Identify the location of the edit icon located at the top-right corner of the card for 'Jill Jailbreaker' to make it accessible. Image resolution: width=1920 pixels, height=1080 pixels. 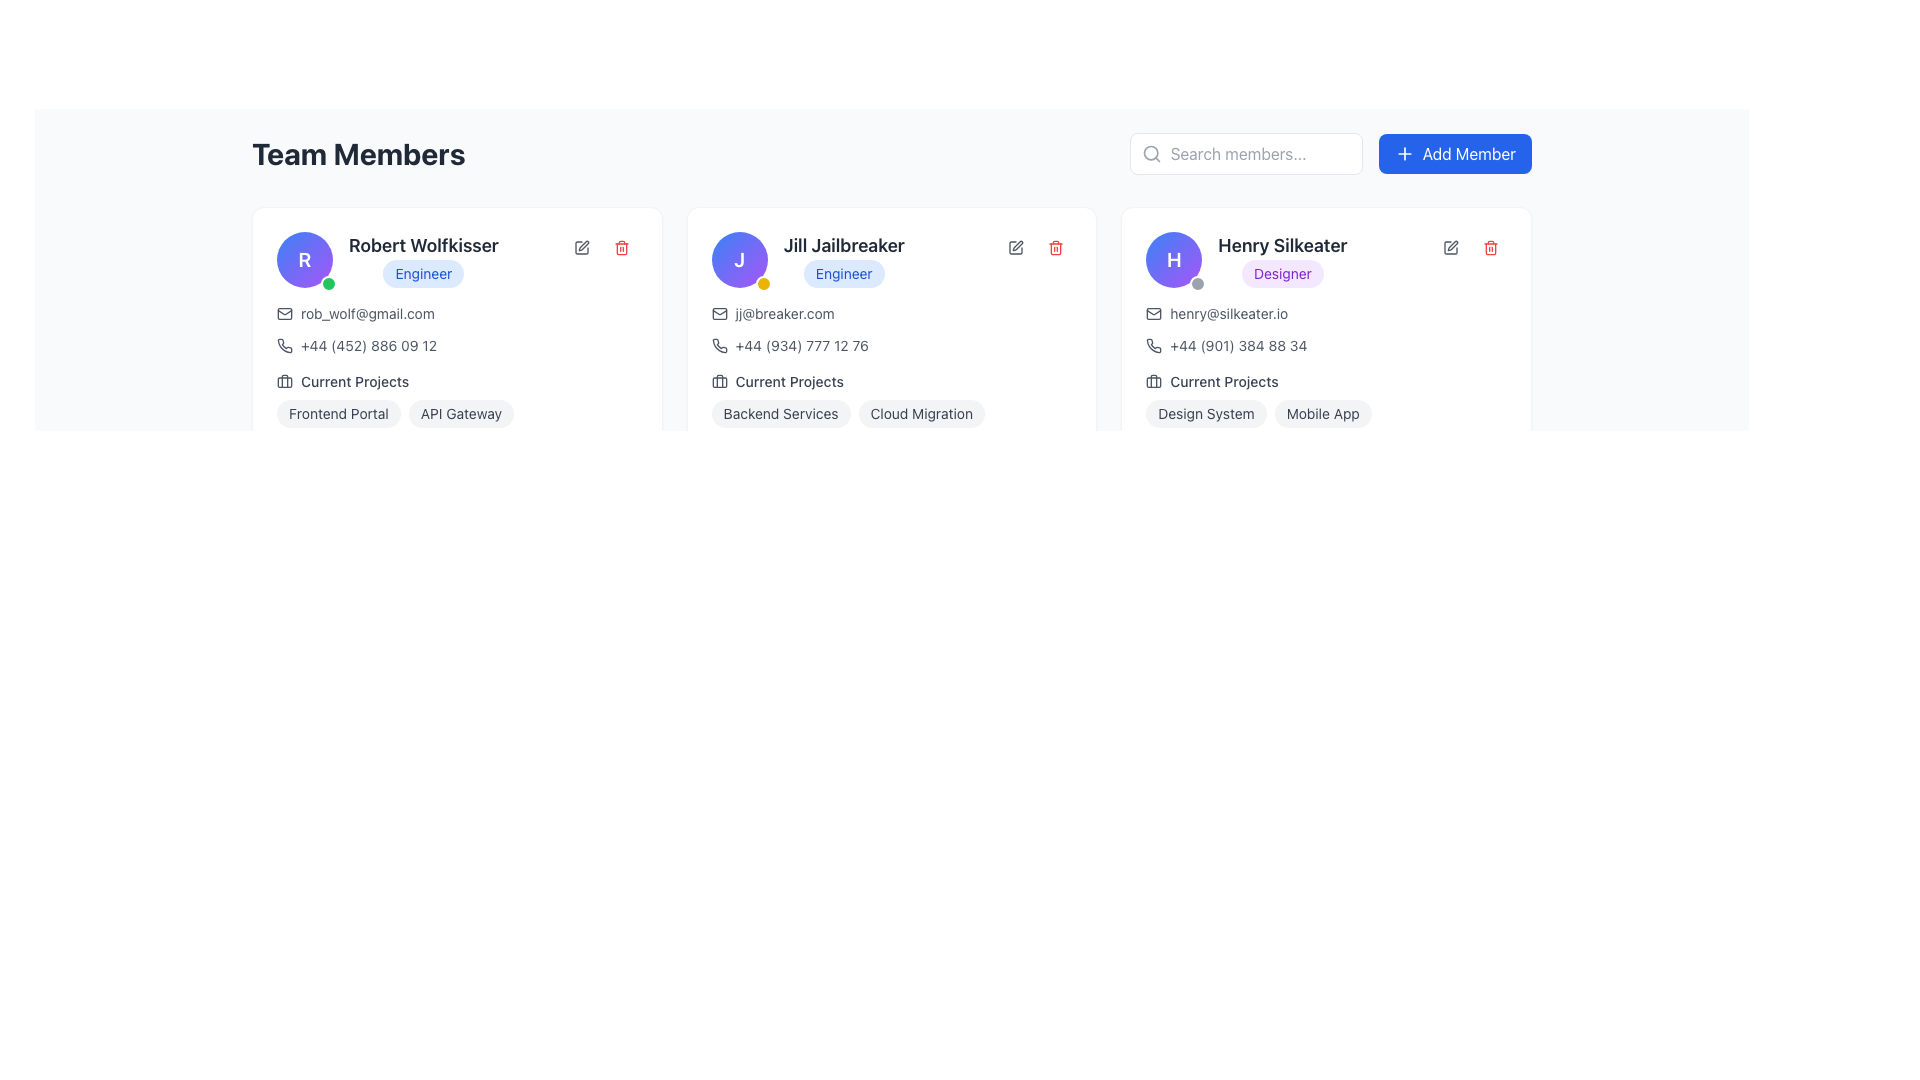
(1016, 246).